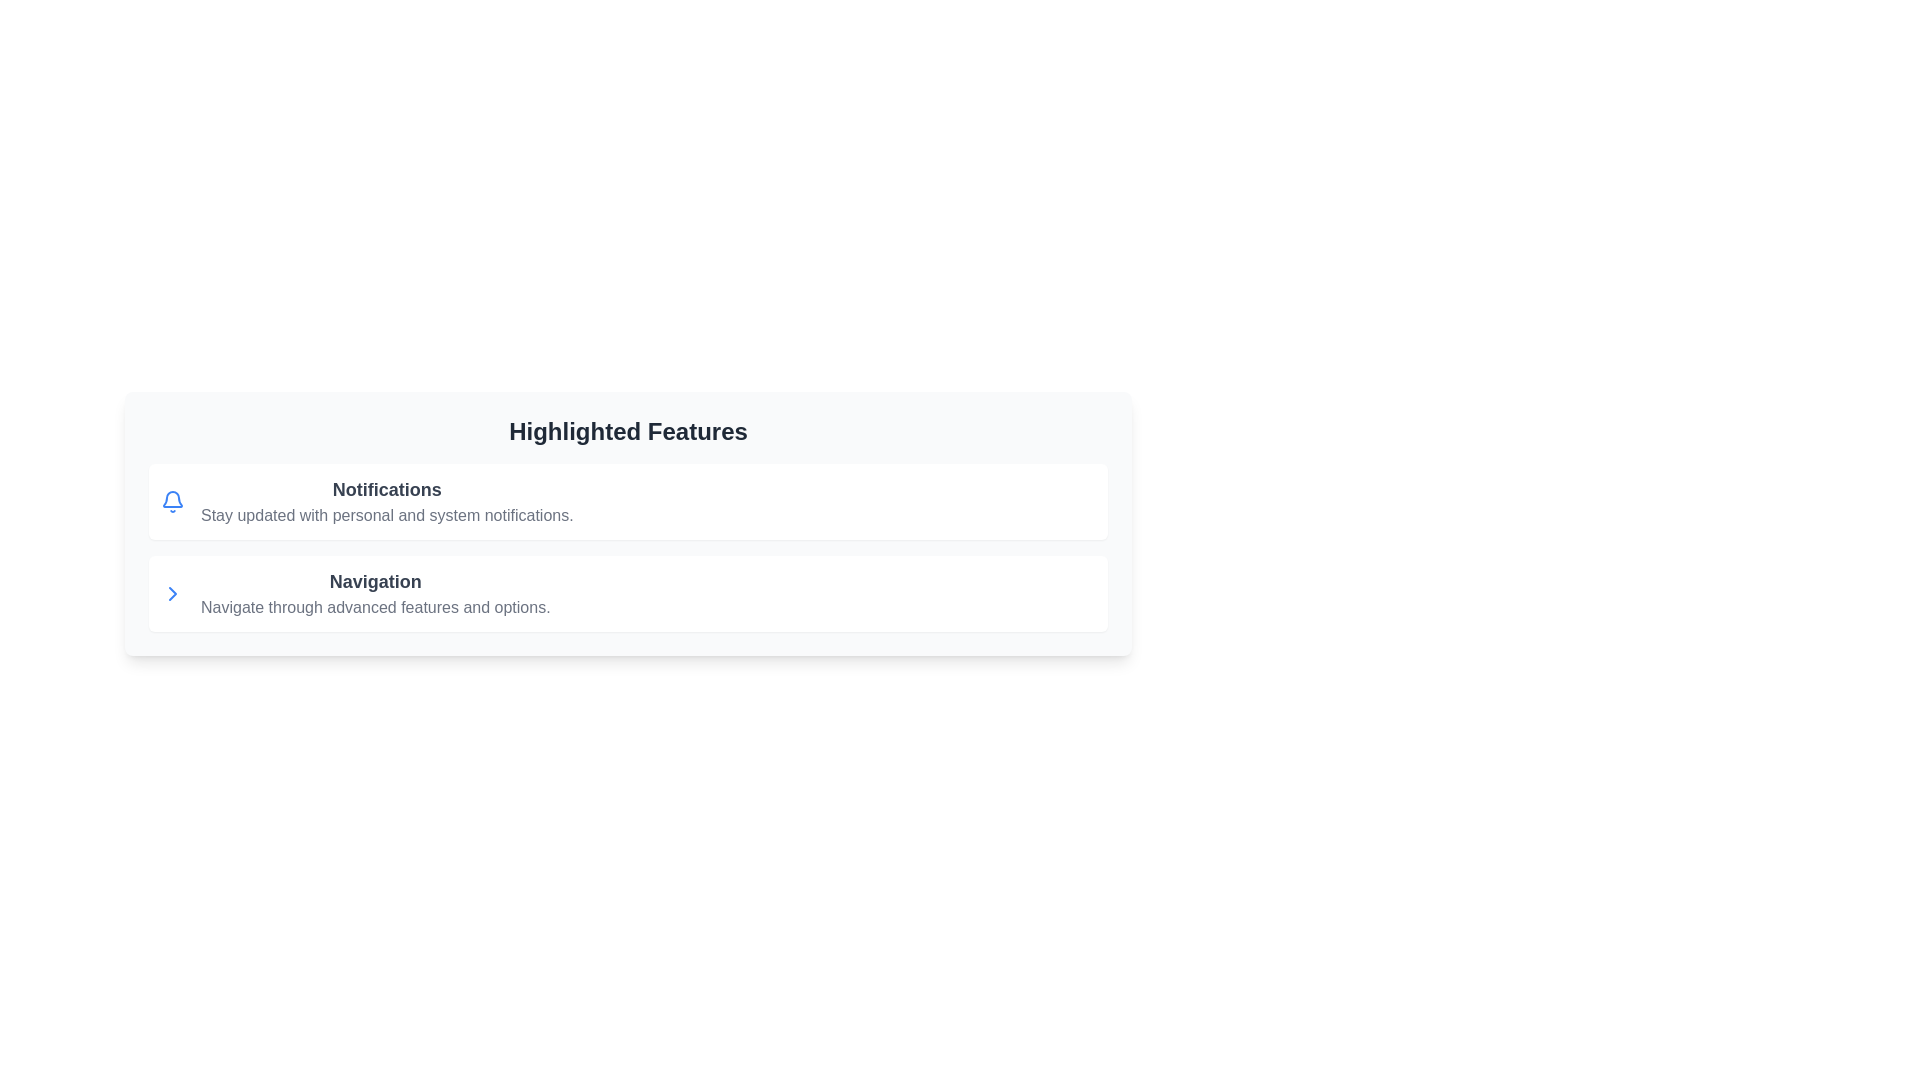 The image size is (1920, 1080). What do you see at coordinates (387, 489) in the screenshot?
I see `the 'Notifications' label which is styled in bold gray text and positioned under the 'Highlighted Features' main heading` at bounding box center [387, 489].